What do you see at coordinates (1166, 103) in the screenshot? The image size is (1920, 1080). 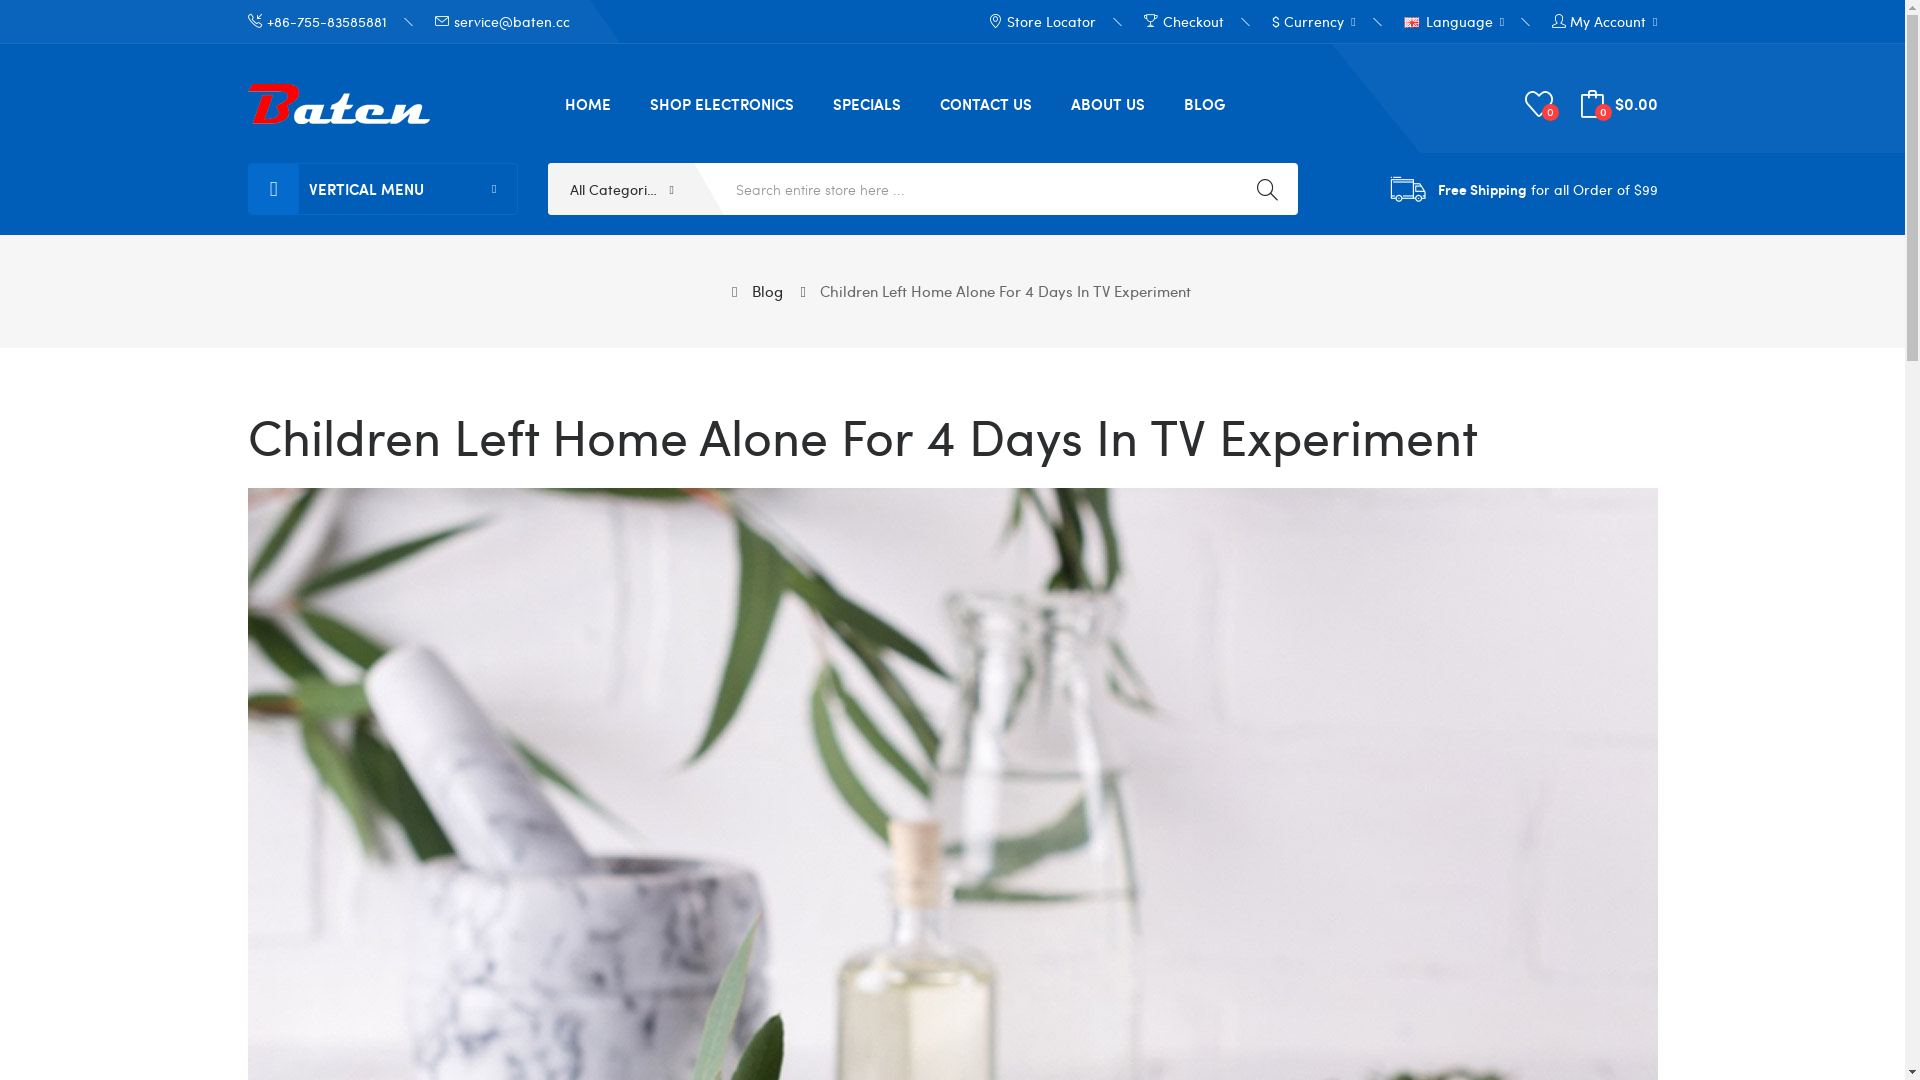 I see `'BLOG'` at bounding box center [1166, 103].